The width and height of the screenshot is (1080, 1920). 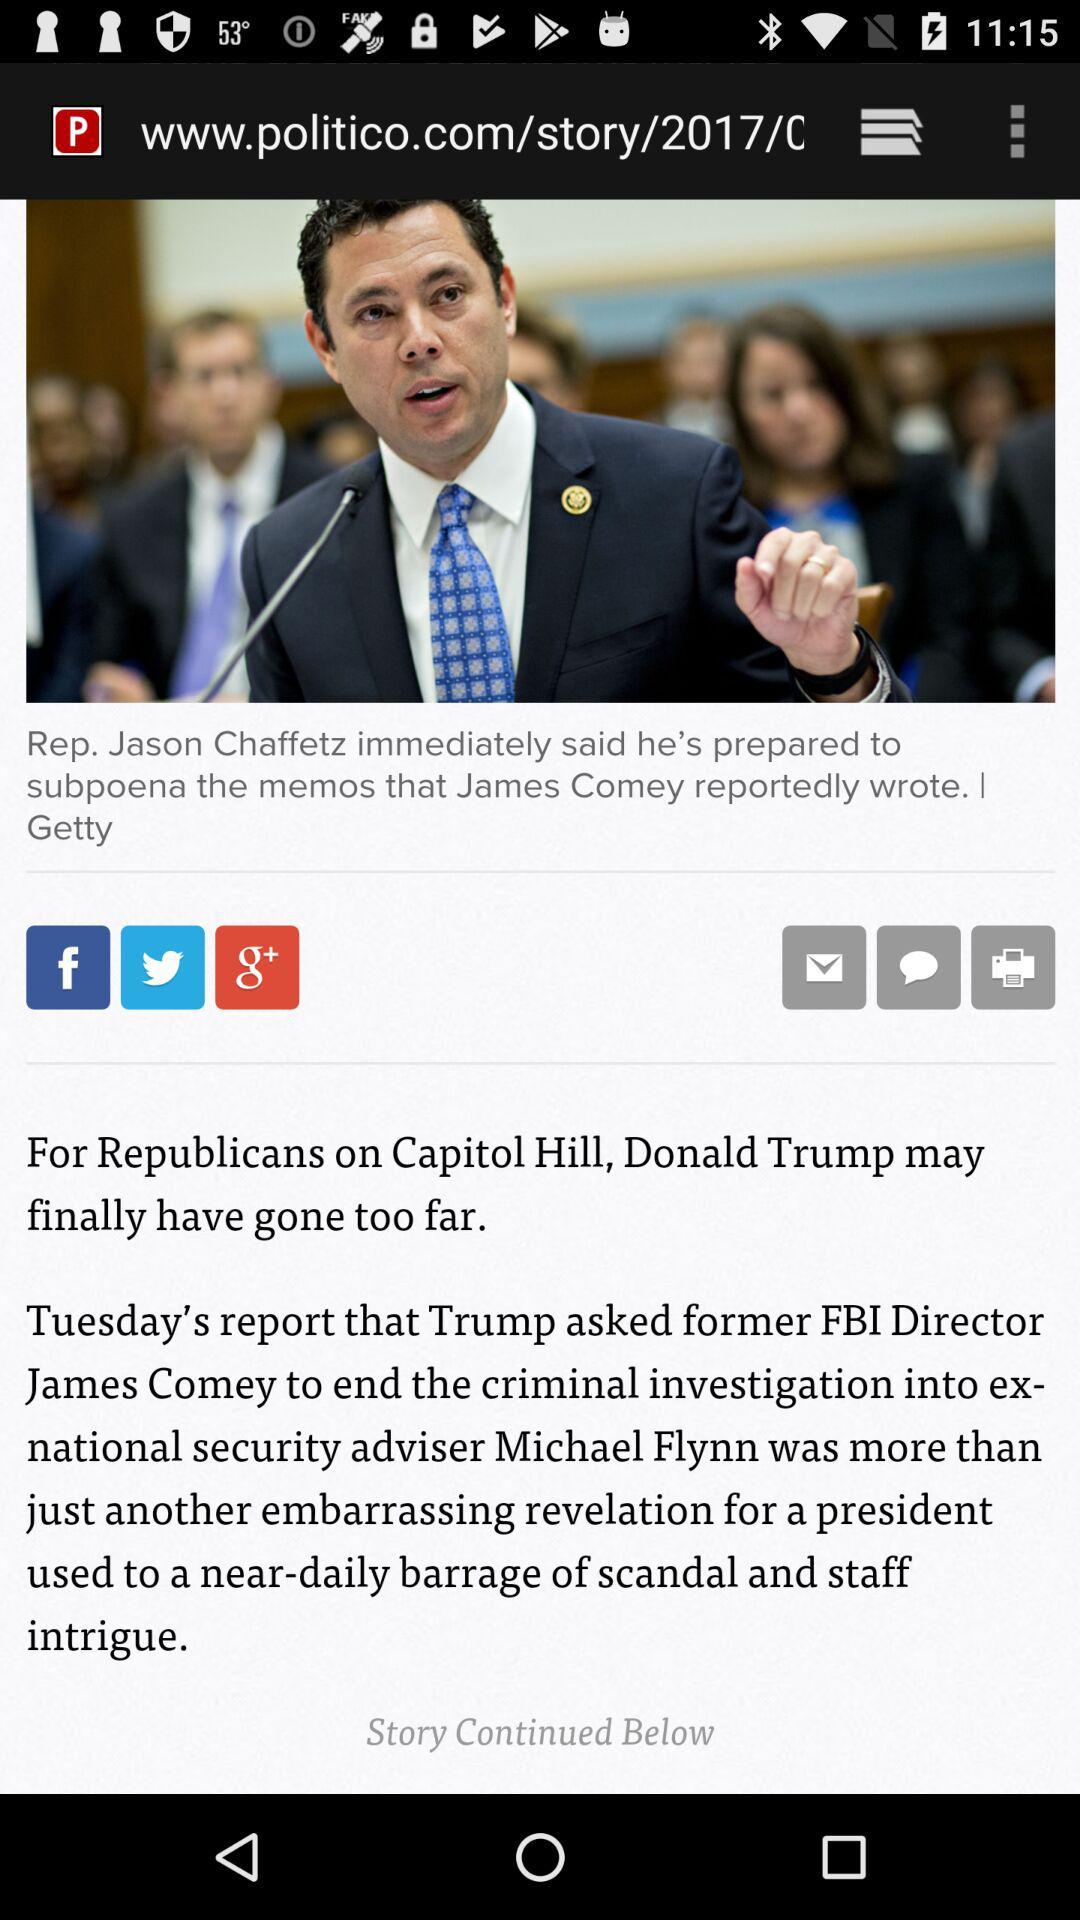 I want to click on icon at the center, so click(x=540, y=996).